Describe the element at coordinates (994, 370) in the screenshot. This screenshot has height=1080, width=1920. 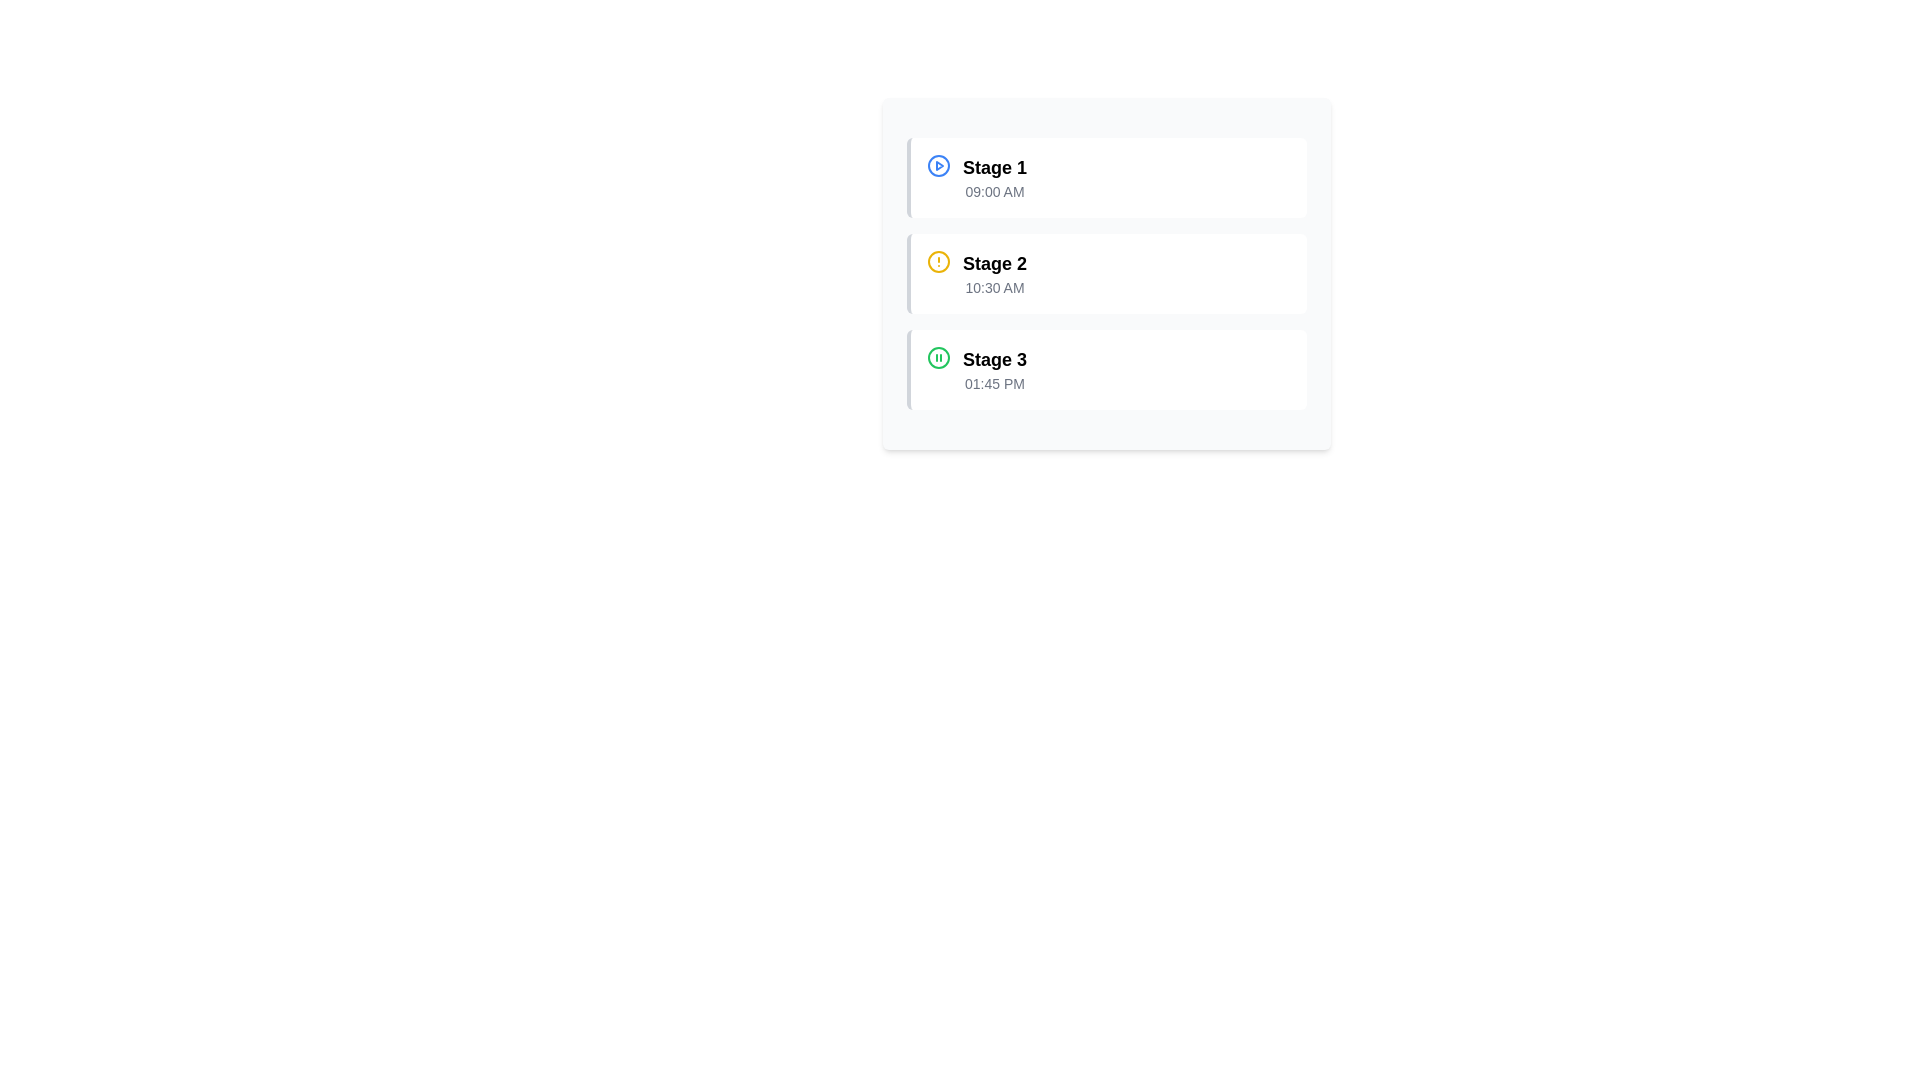
I see `information displayed in the Text information block showing 'Stage 3' and '01:45 PM', which is the last item in a vertical list` at that location.